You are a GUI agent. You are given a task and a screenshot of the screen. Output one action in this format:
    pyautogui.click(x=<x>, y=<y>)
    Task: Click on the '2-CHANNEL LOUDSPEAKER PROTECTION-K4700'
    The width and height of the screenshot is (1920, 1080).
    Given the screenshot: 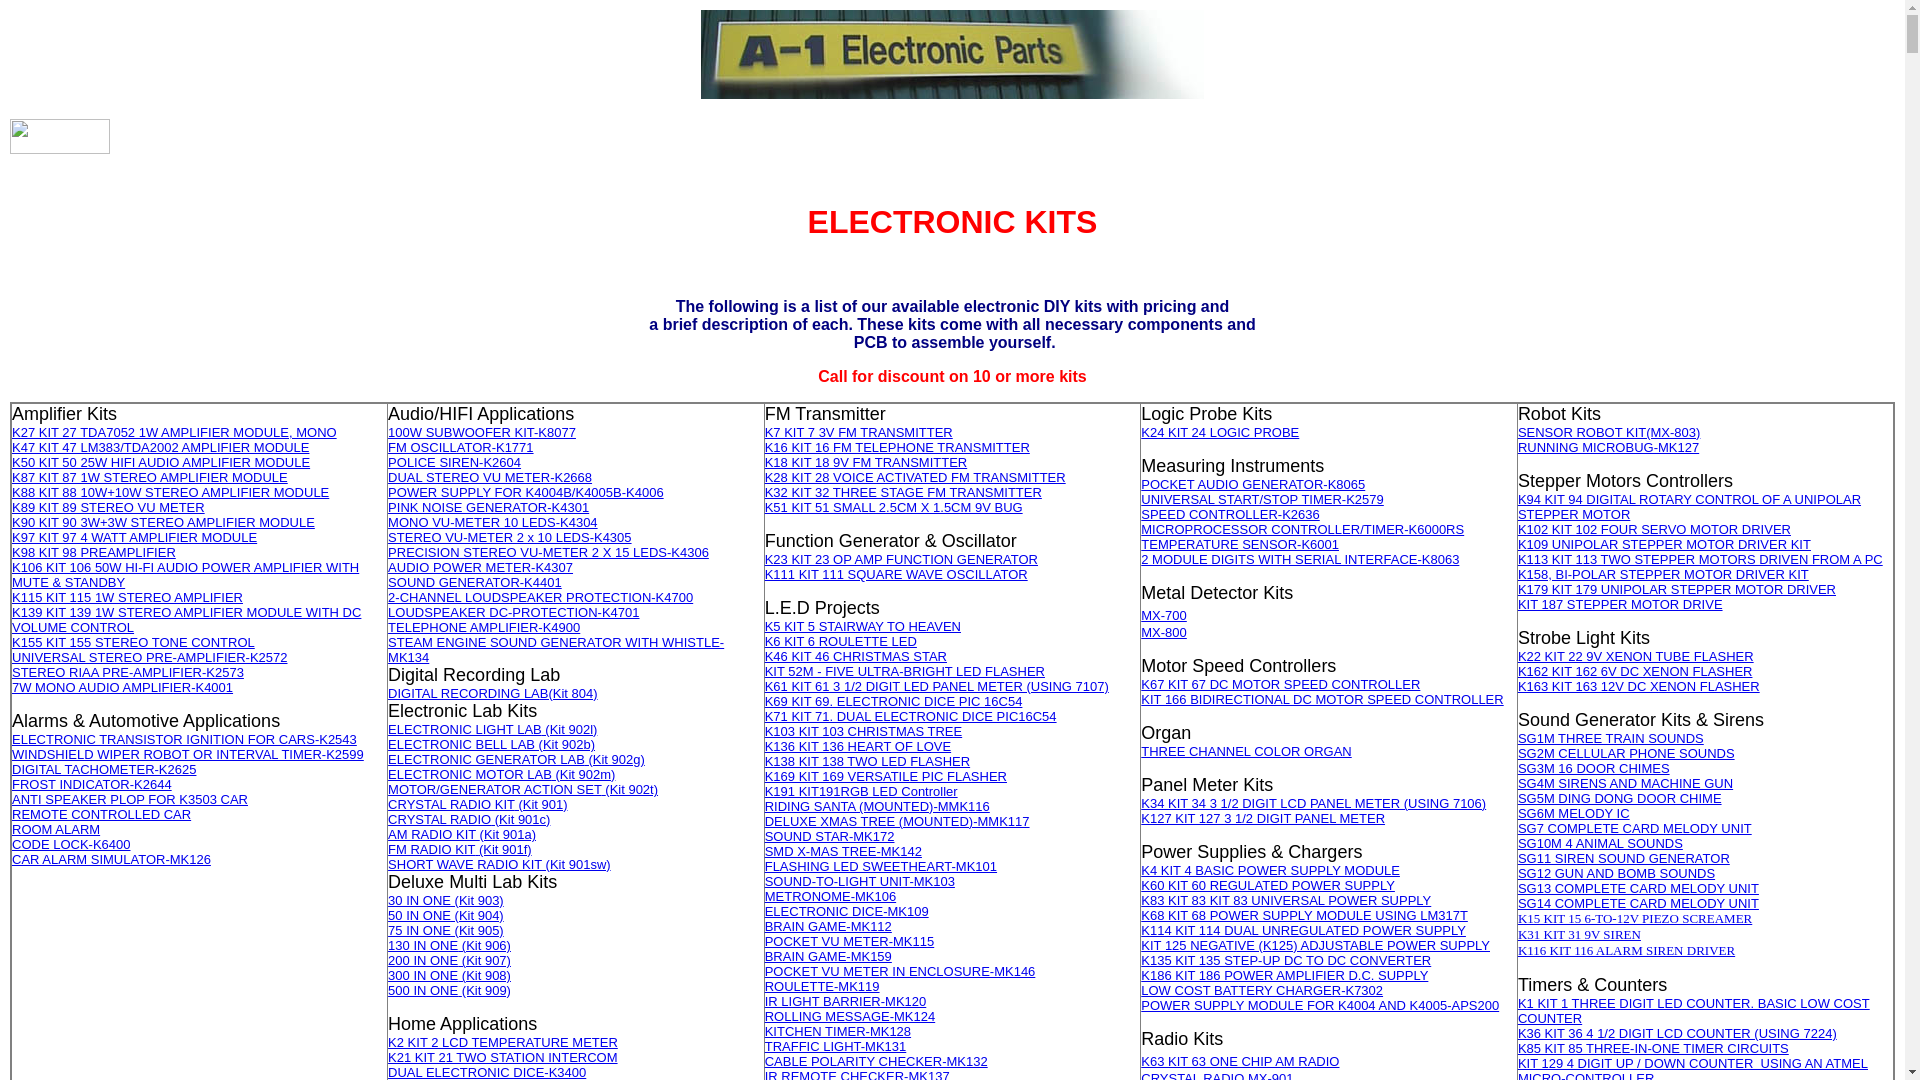 What is the action you would take?
    pyautogui.click(x=540, y=596)
    